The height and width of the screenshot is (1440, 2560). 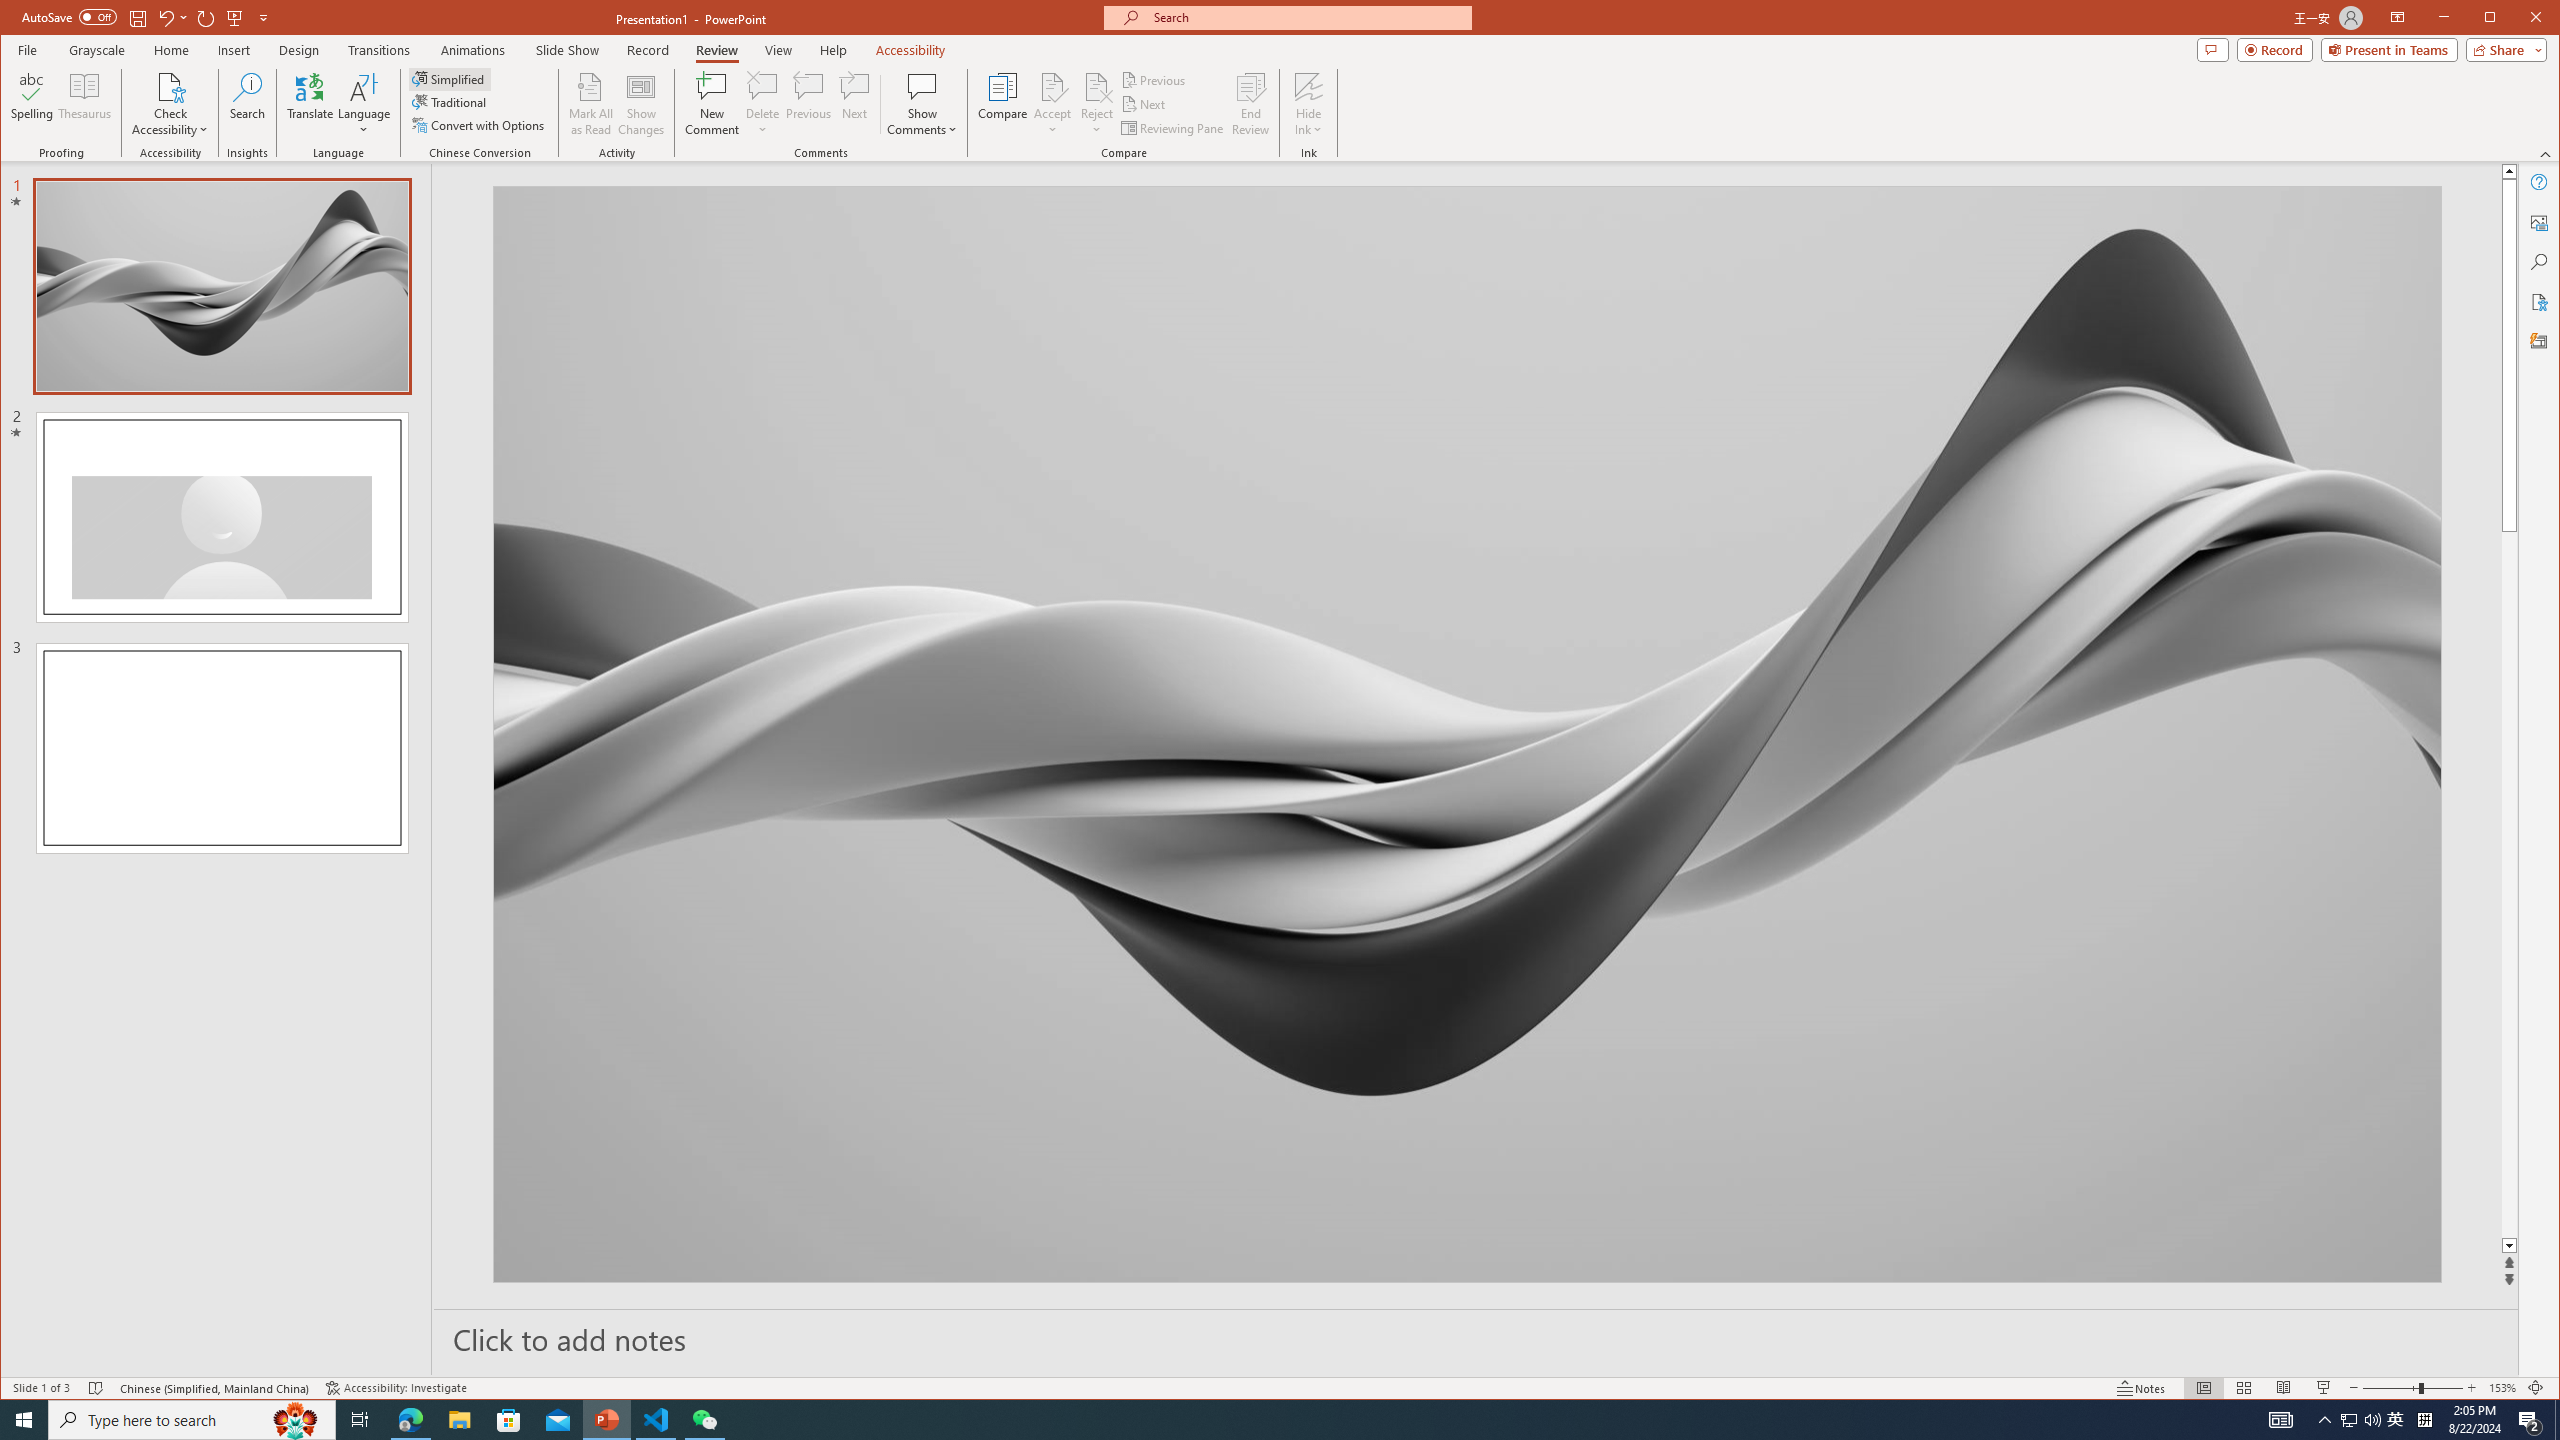 What do you see at coordinates (363, 103) in the screenshot?
I see `'Language'` at bounding box center [363, 103].